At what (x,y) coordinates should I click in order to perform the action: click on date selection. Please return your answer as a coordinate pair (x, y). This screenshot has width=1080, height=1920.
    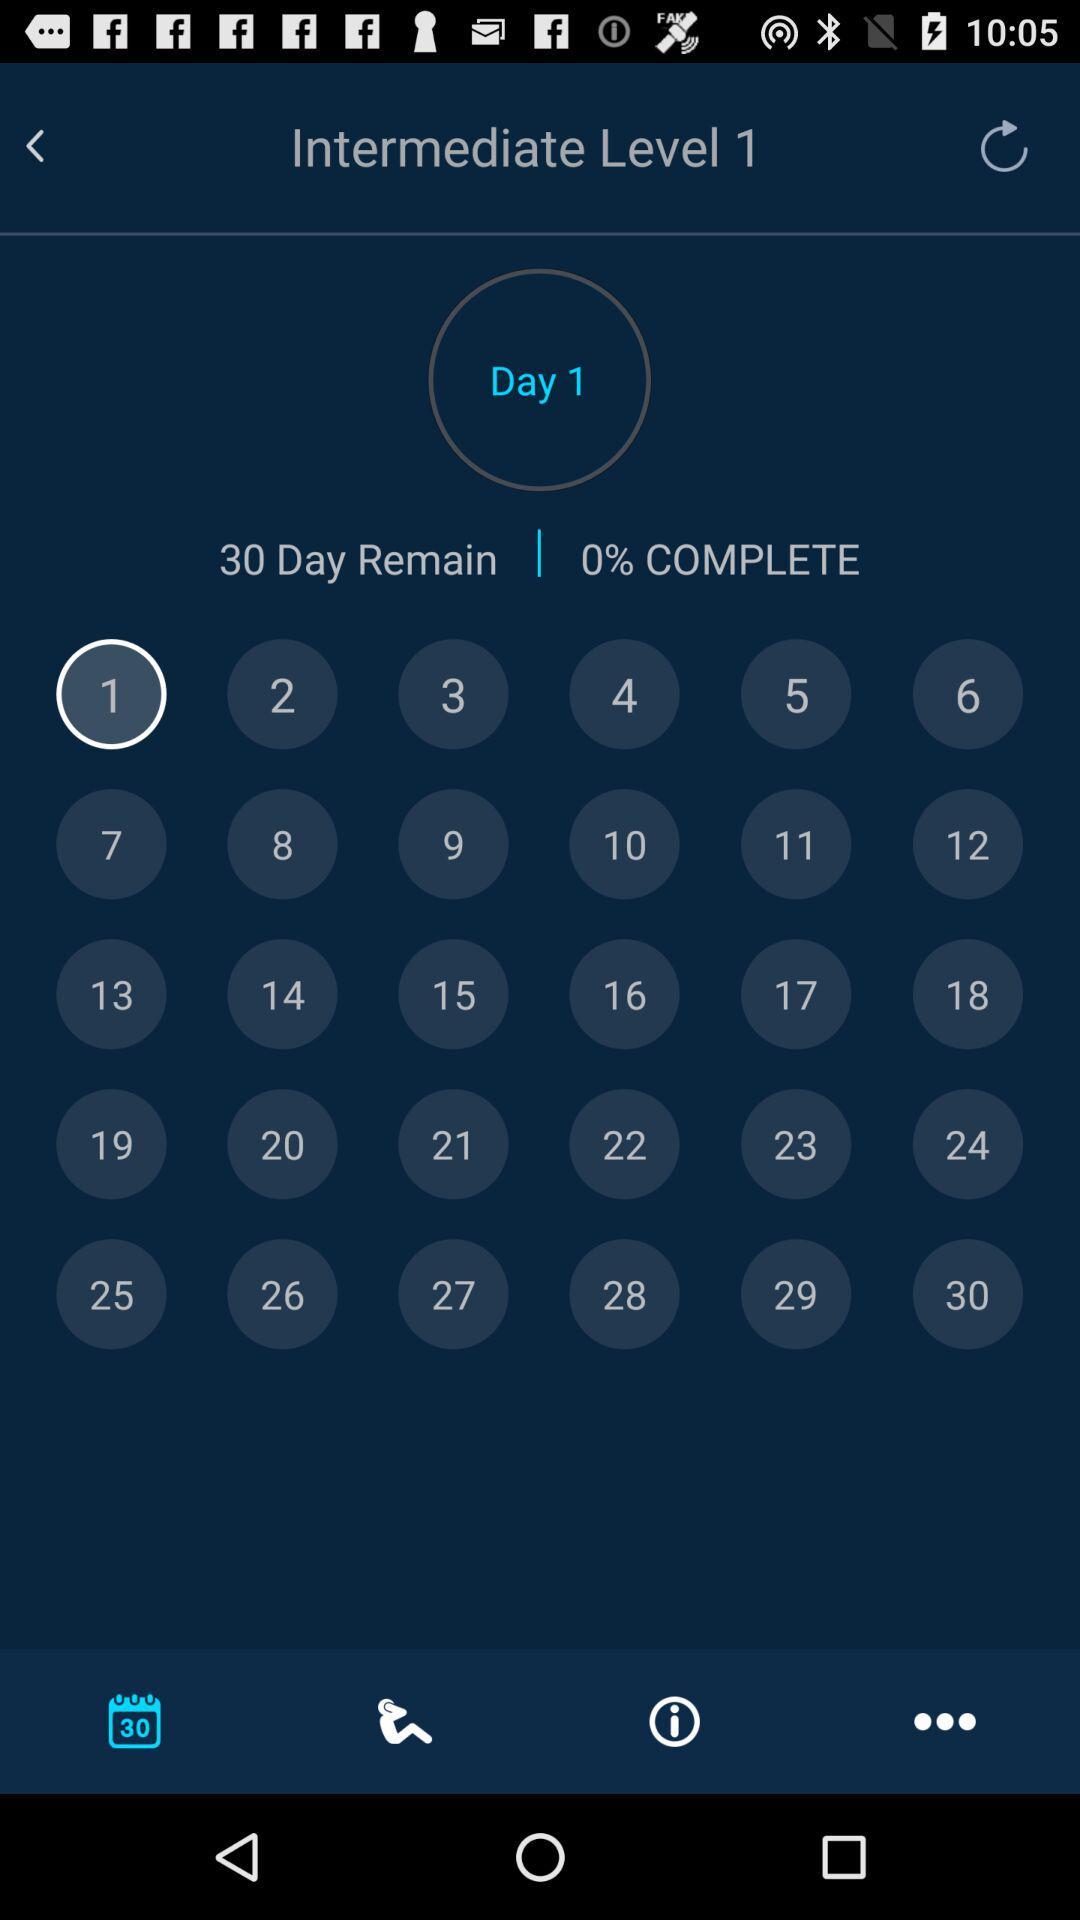
    Looking at the image, I should click on (623, 1294).